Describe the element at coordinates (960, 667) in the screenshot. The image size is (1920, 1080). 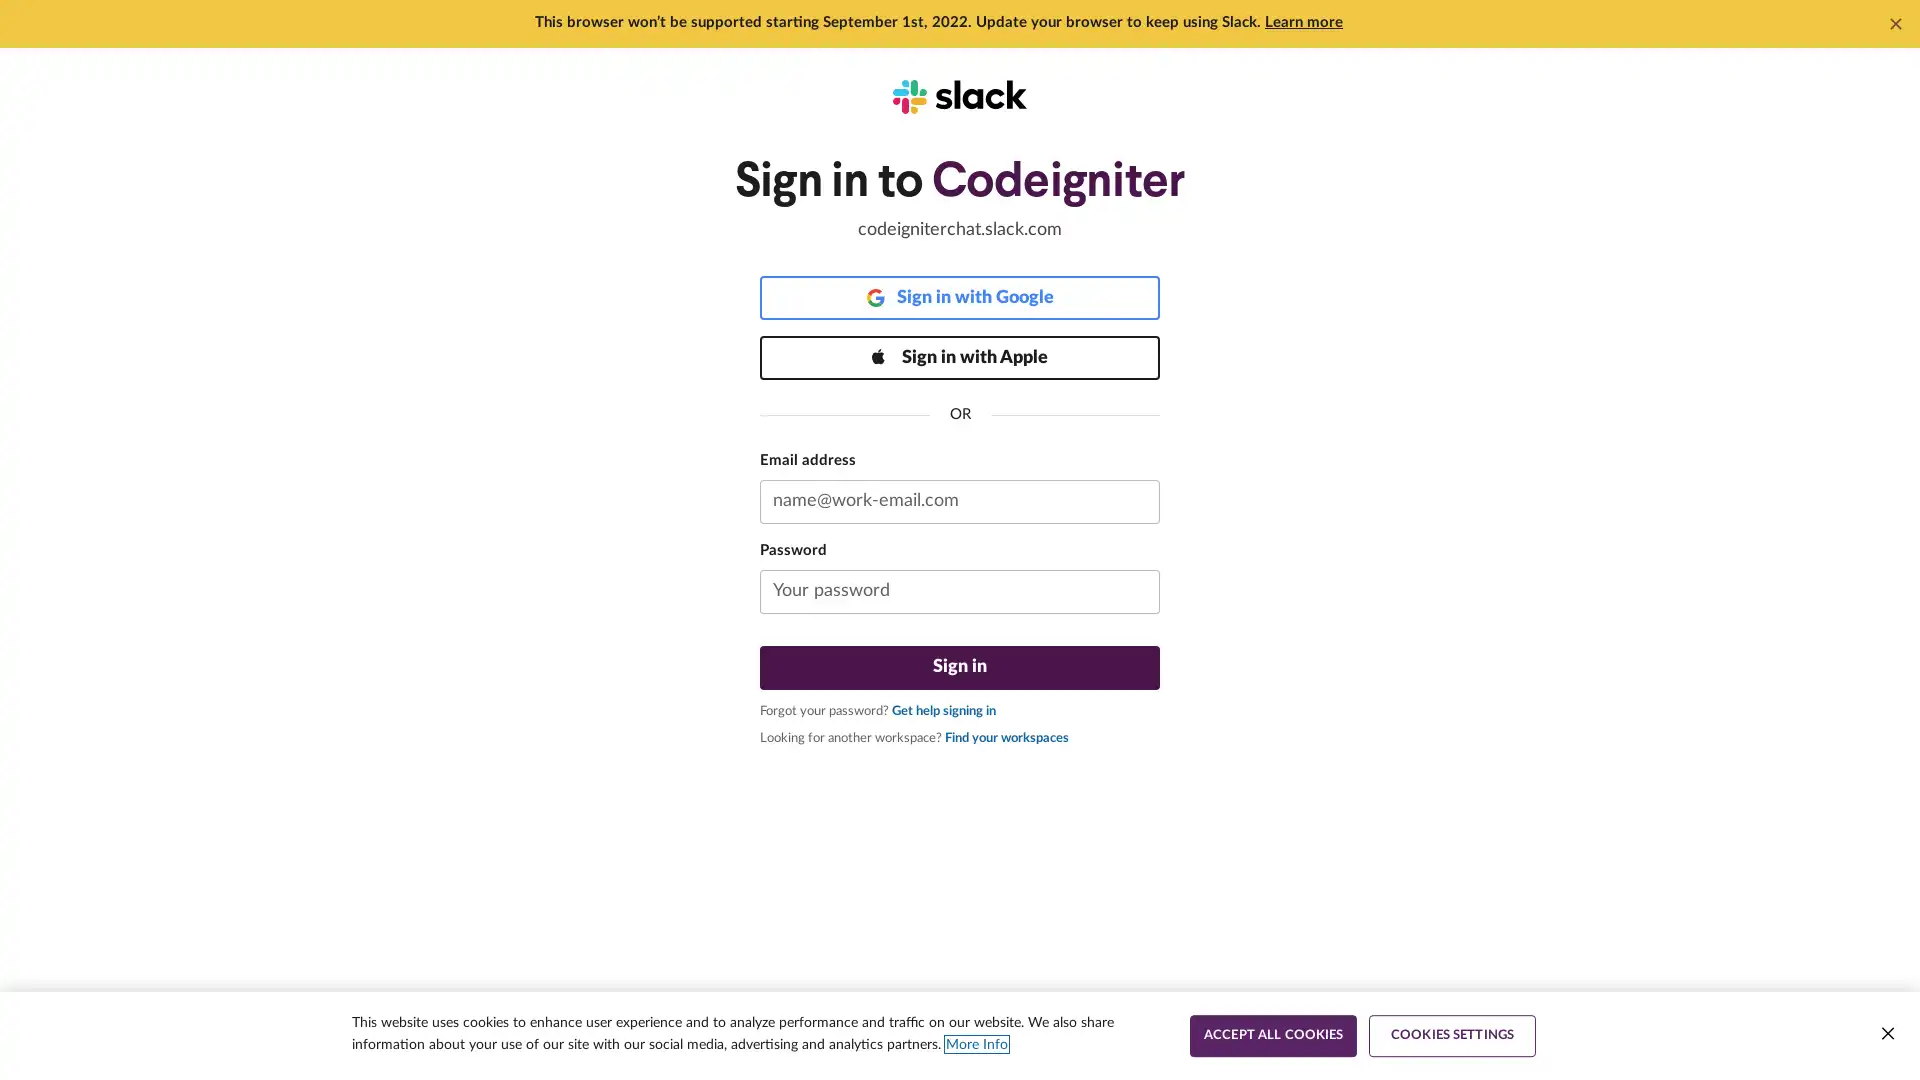
I see `Sign in` at that location.